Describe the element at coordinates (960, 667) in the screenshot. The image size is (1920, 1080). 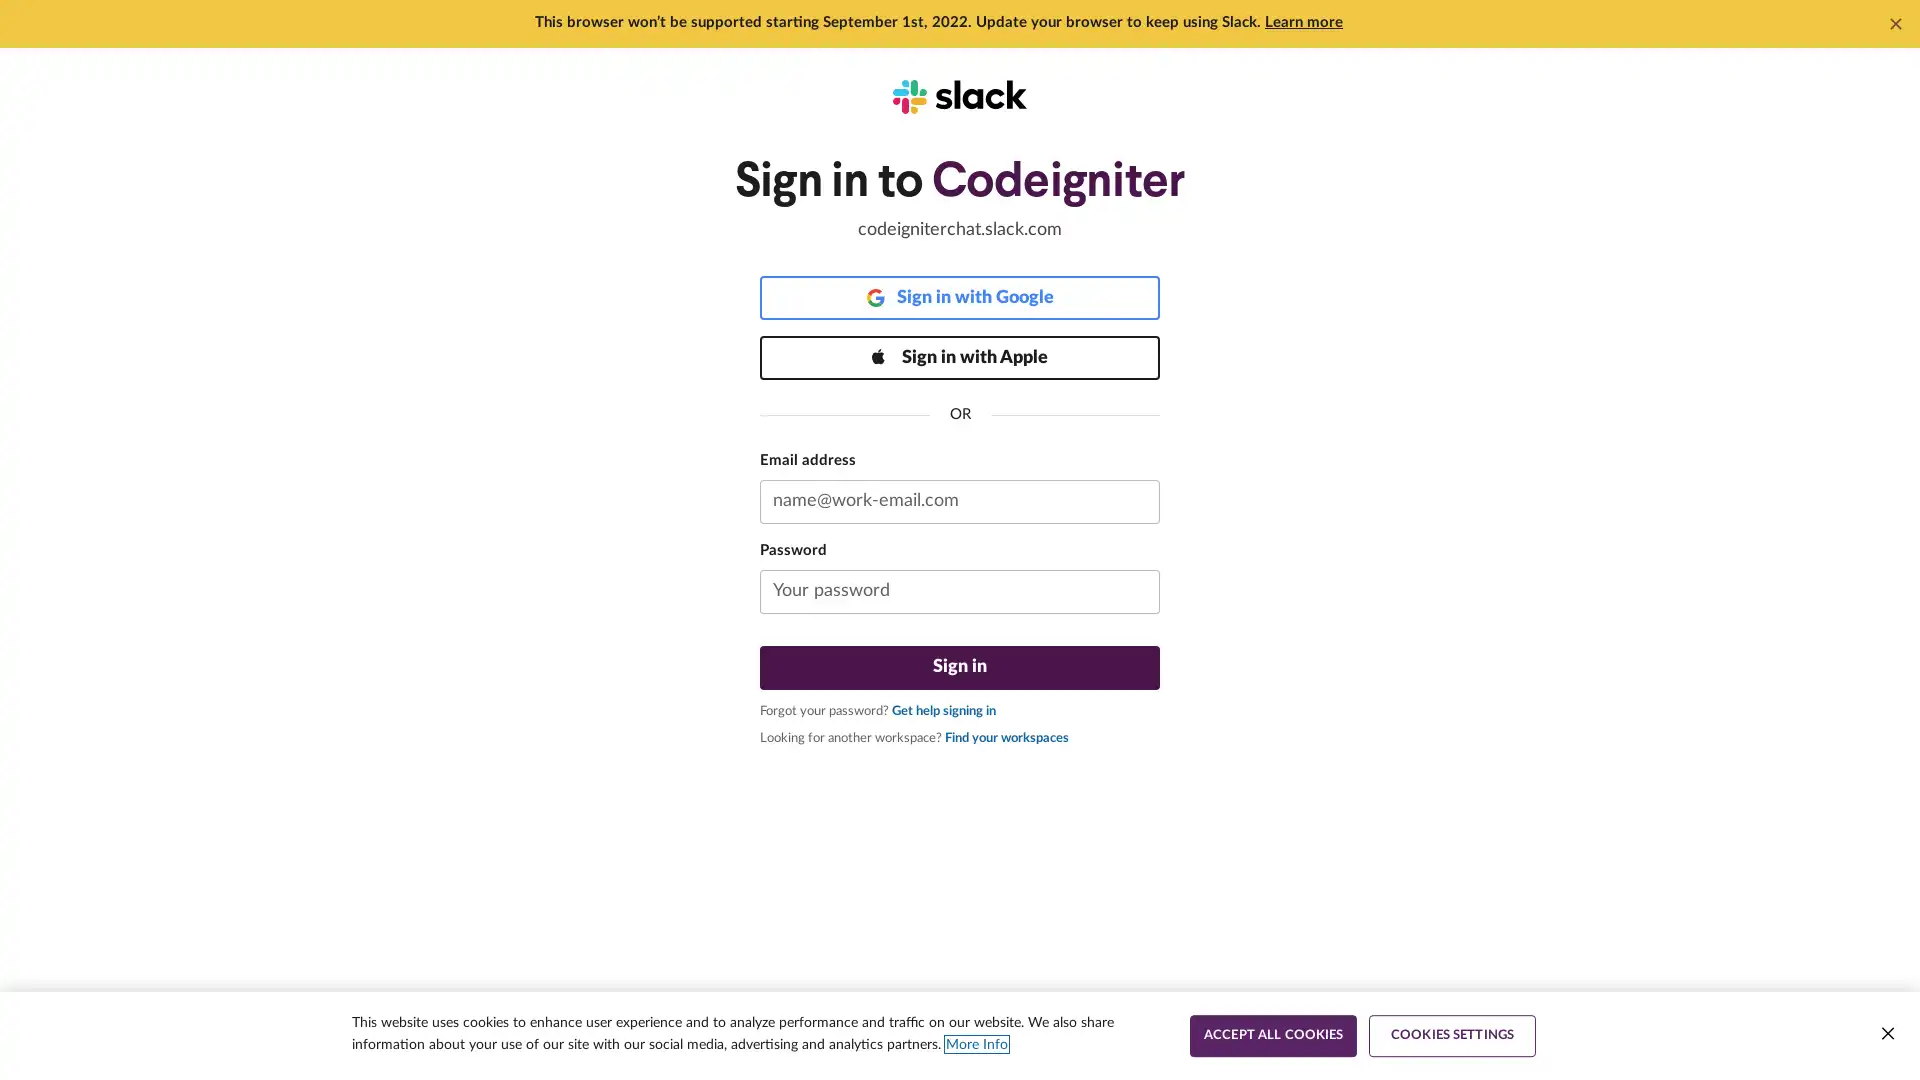
I see `Sign in` at that location.